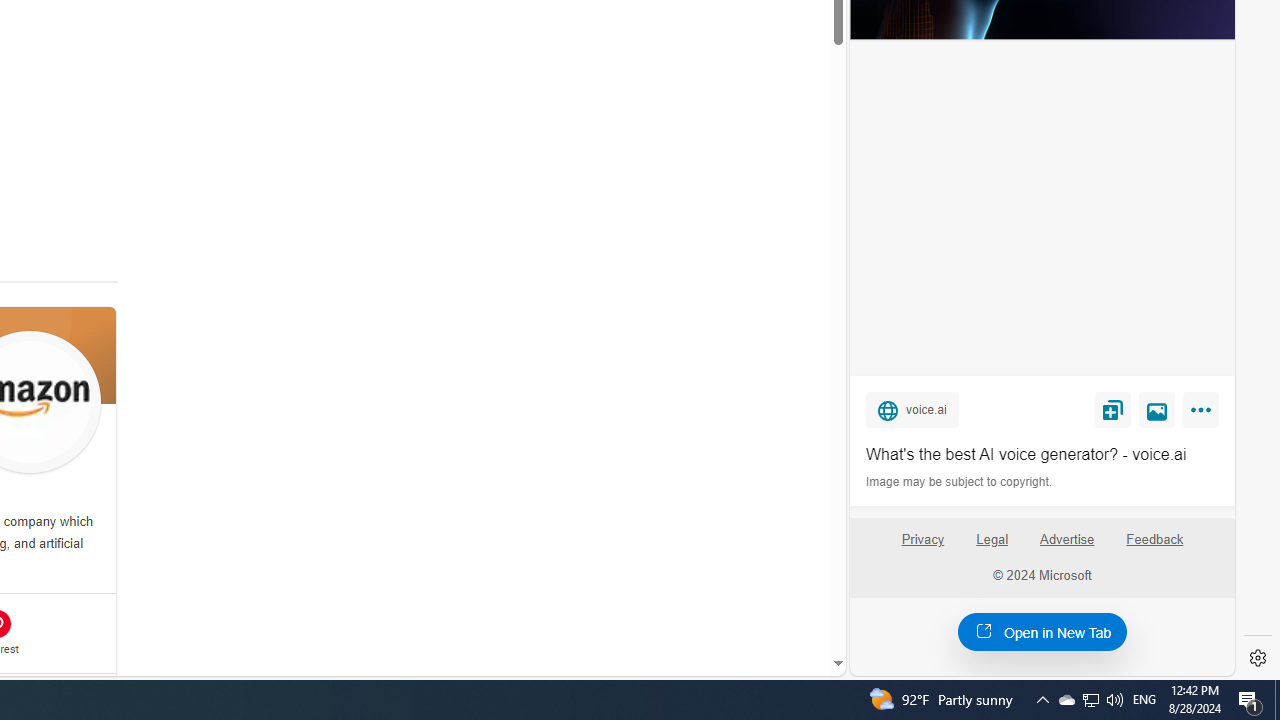 This screenshot has width=1280, height=720. I want to click on 'AutomationID: mfa_root', so click(761, 602).